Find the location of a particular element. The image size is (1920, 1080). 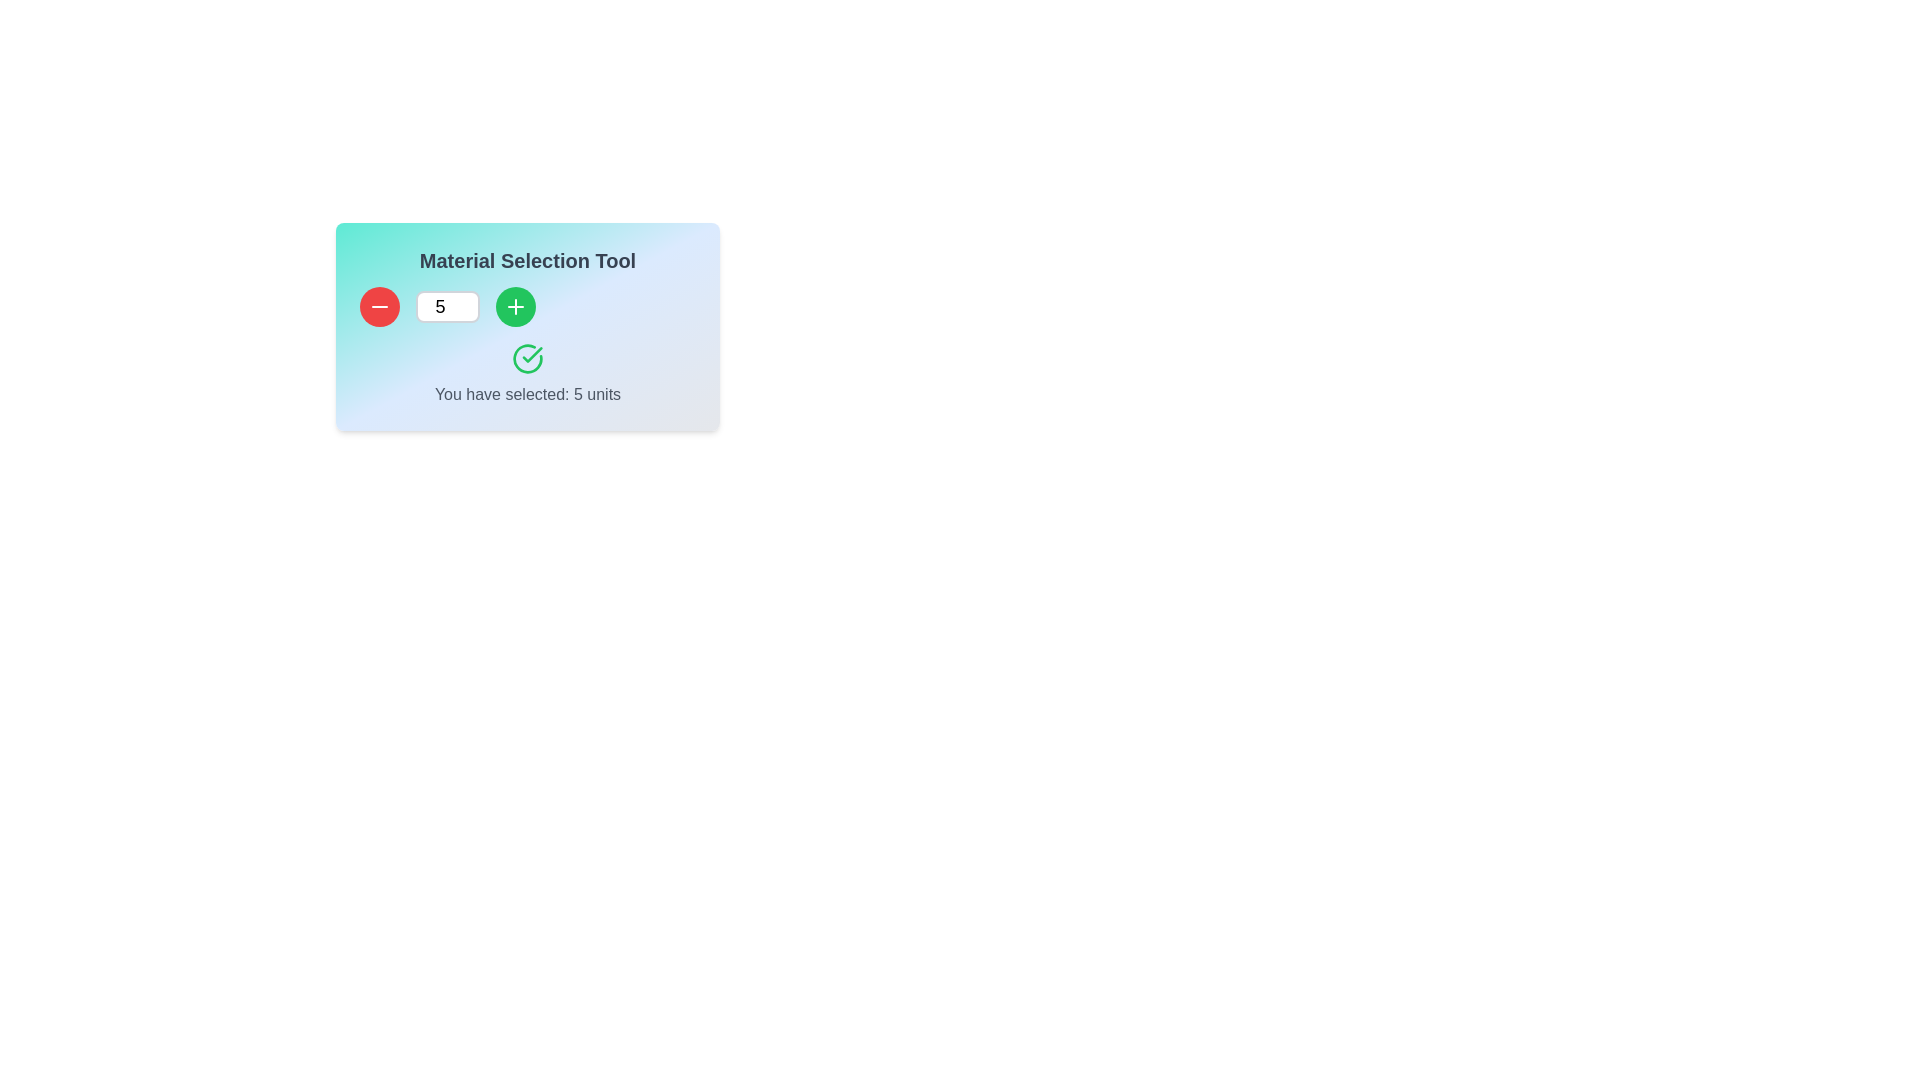

the informational message displaying 'You have selected: 5 units' with a green circular checkmark icon, located within the 'Material Selection Tool' card is located at coordinates (528, 374).